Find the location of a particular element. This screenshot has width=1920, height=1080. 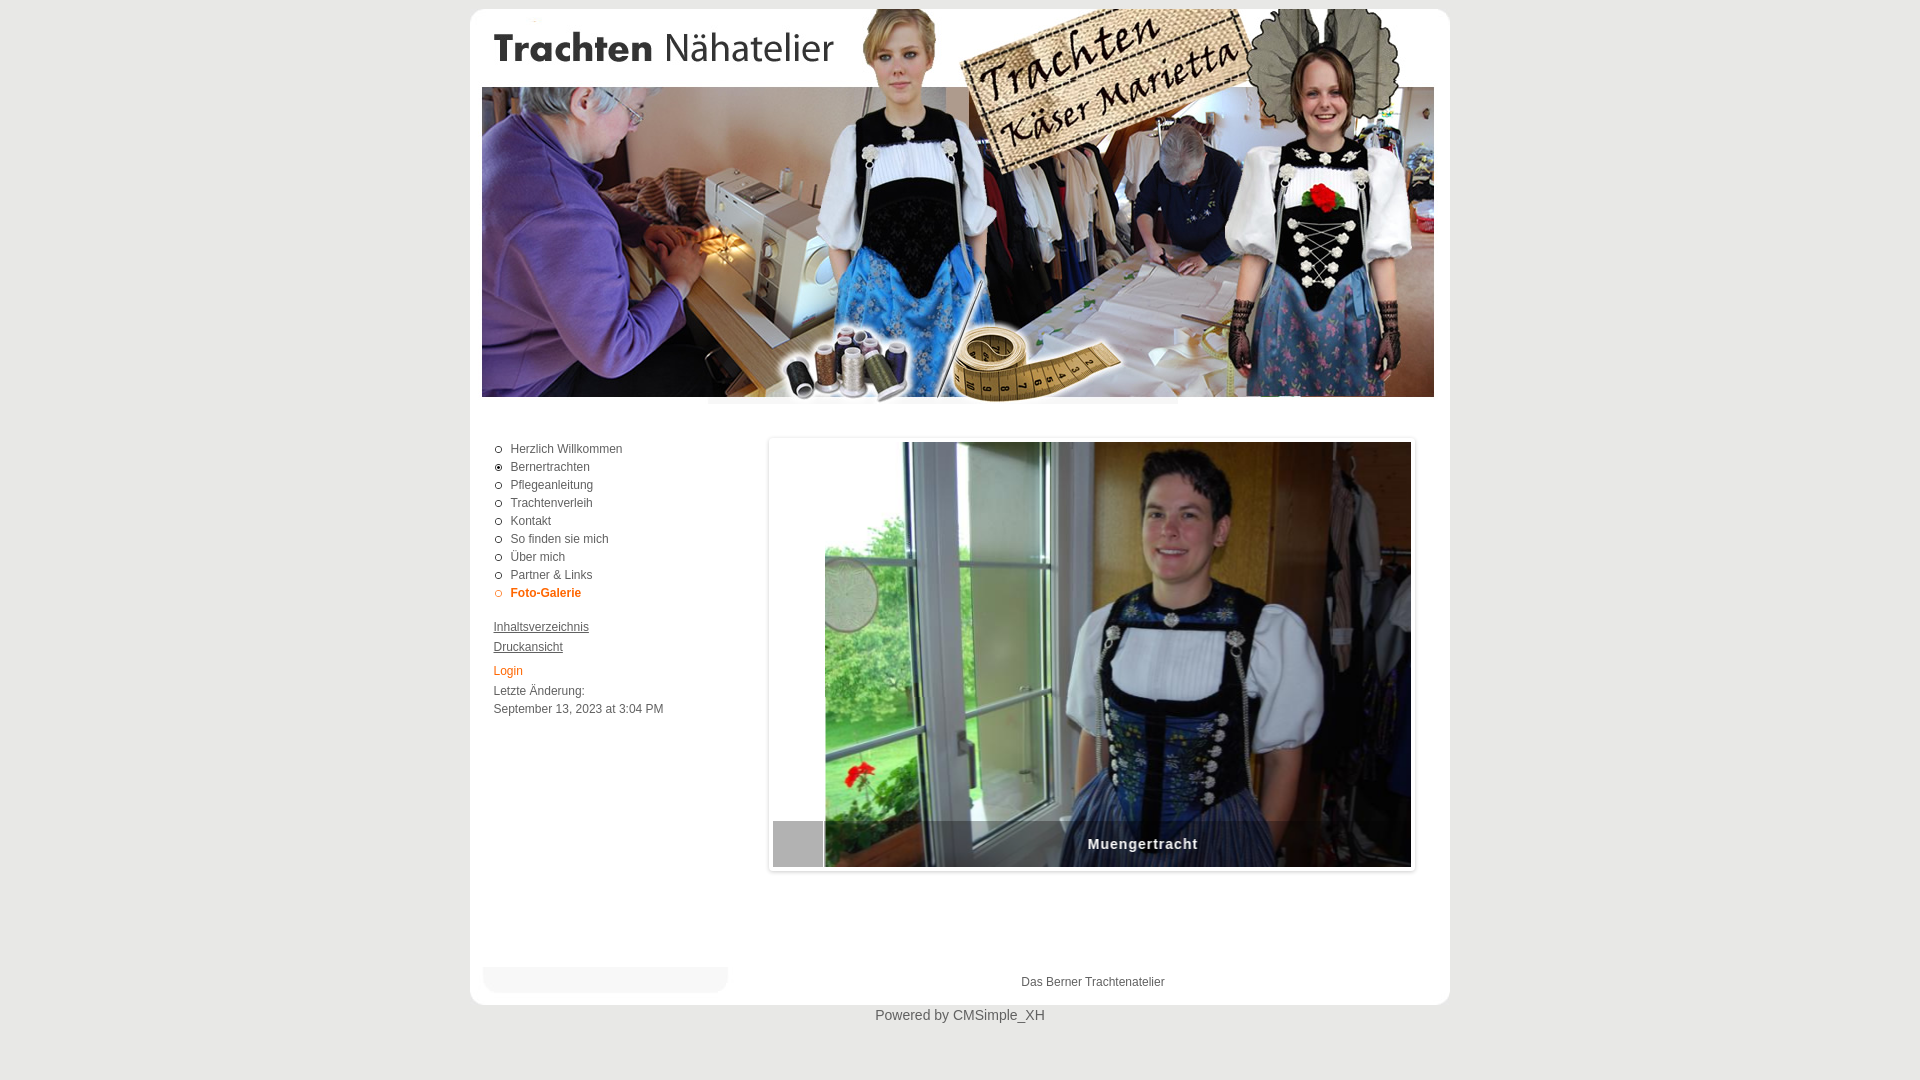

'Trachtenverleih' is located at coordinates (551, 501).